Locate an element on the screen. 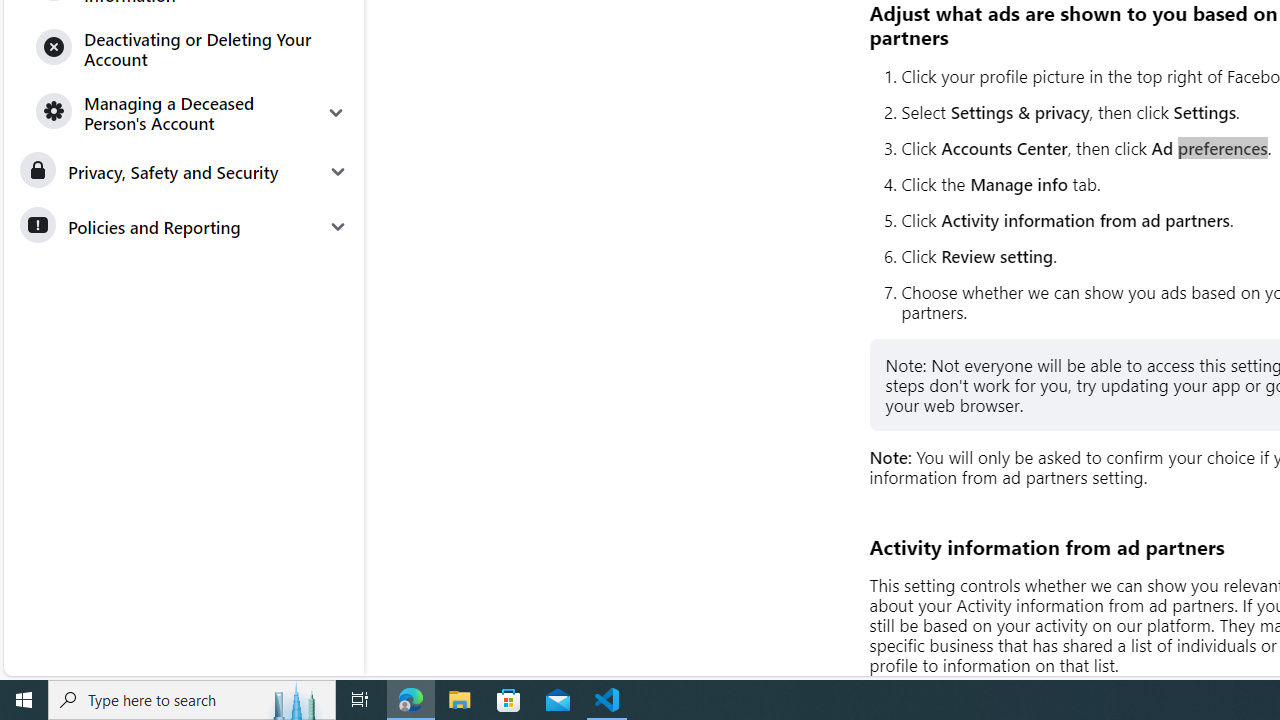 The image size is (1280, 720). 'Managing a Deceased Person' is located at coordinates (192, 112).